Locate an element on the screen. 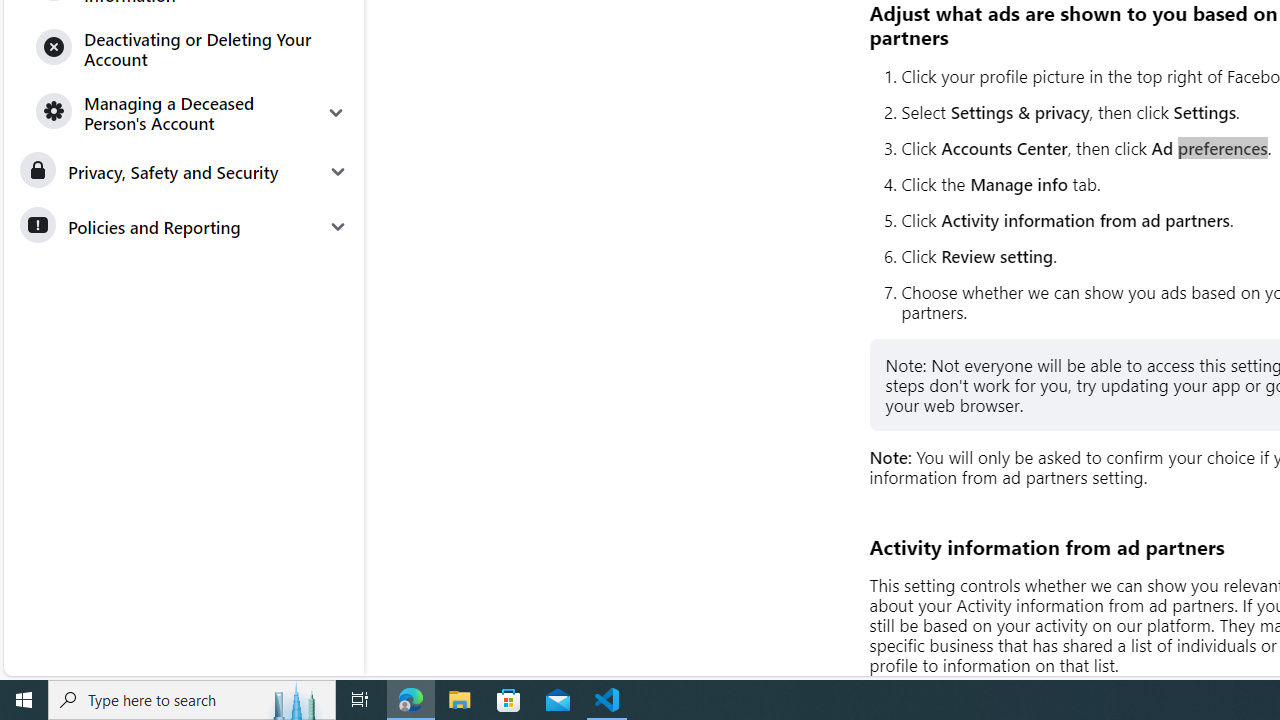 The image size is (1280, 720). 'Managing a Deceased Person' is located at coordinates (192, 112).